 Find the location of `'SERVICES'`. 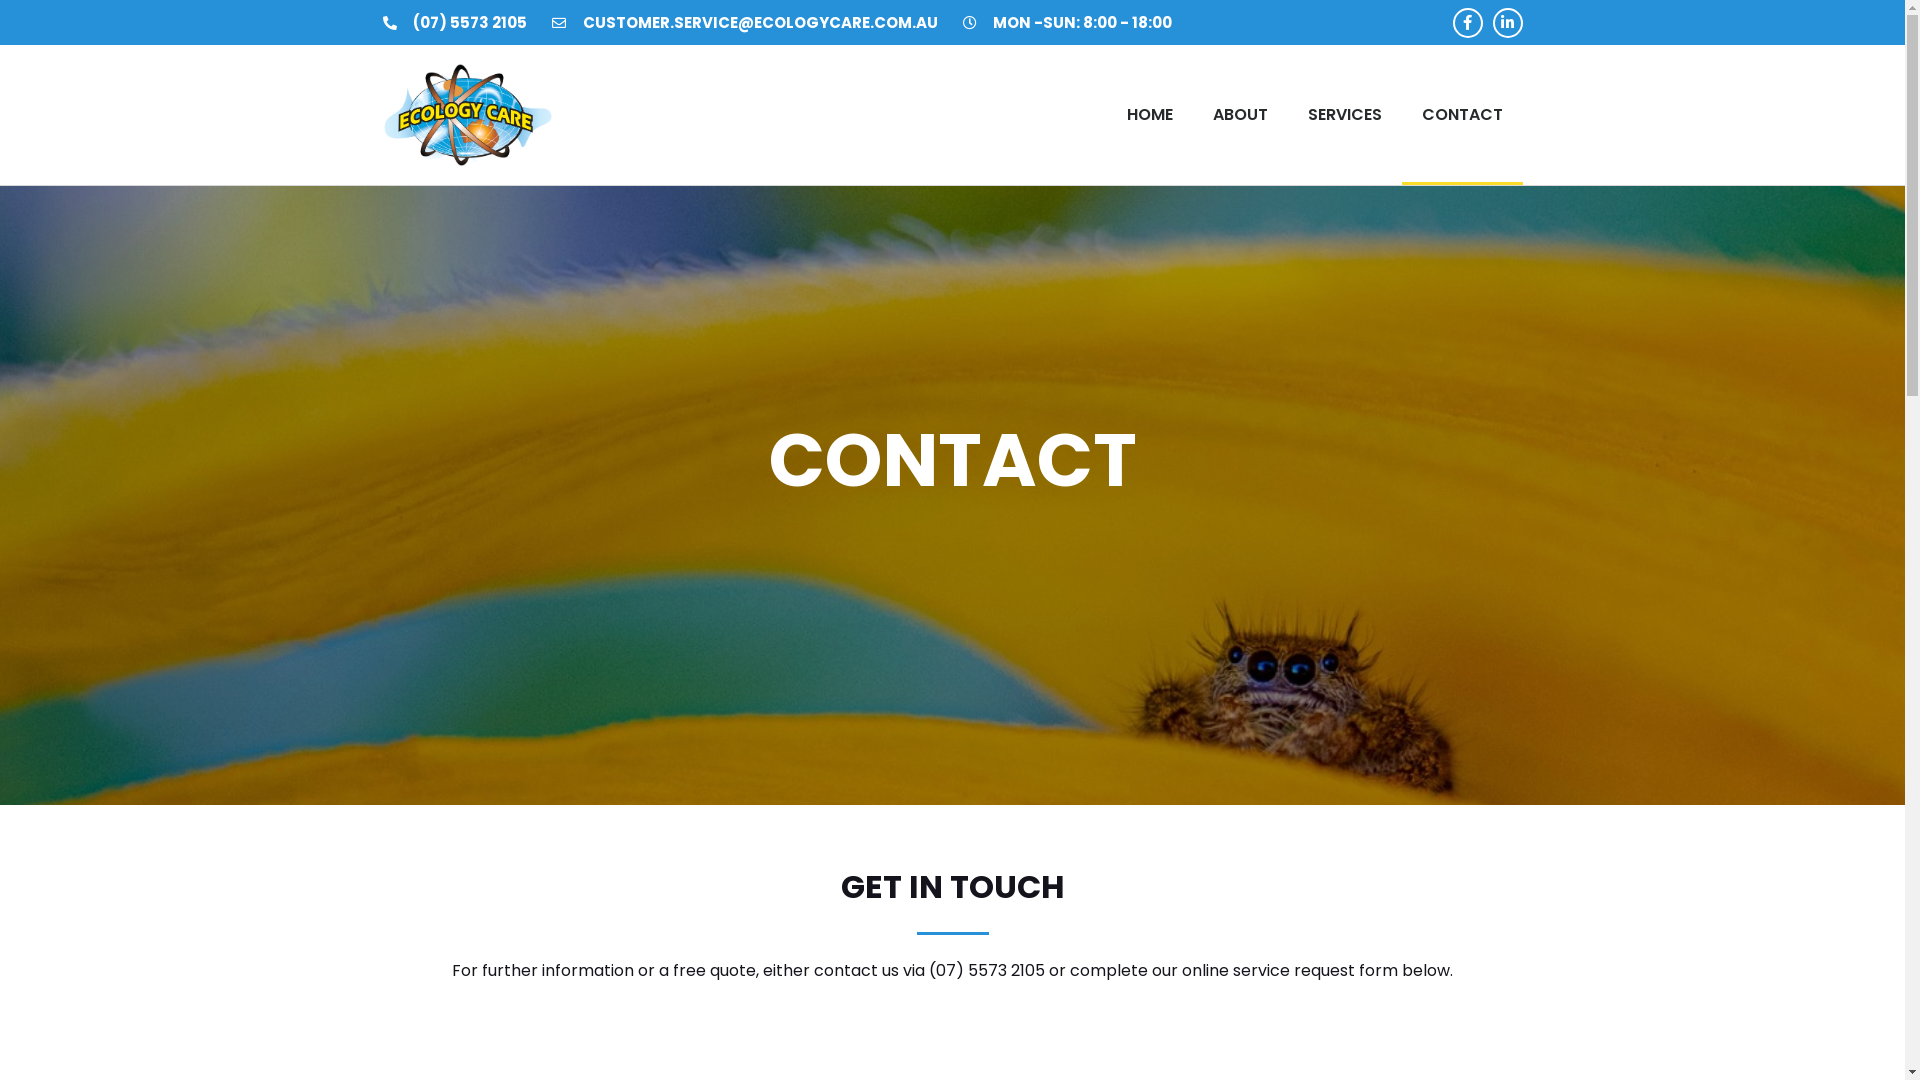

'SERVICES' is located at coordinates (1344, 115).